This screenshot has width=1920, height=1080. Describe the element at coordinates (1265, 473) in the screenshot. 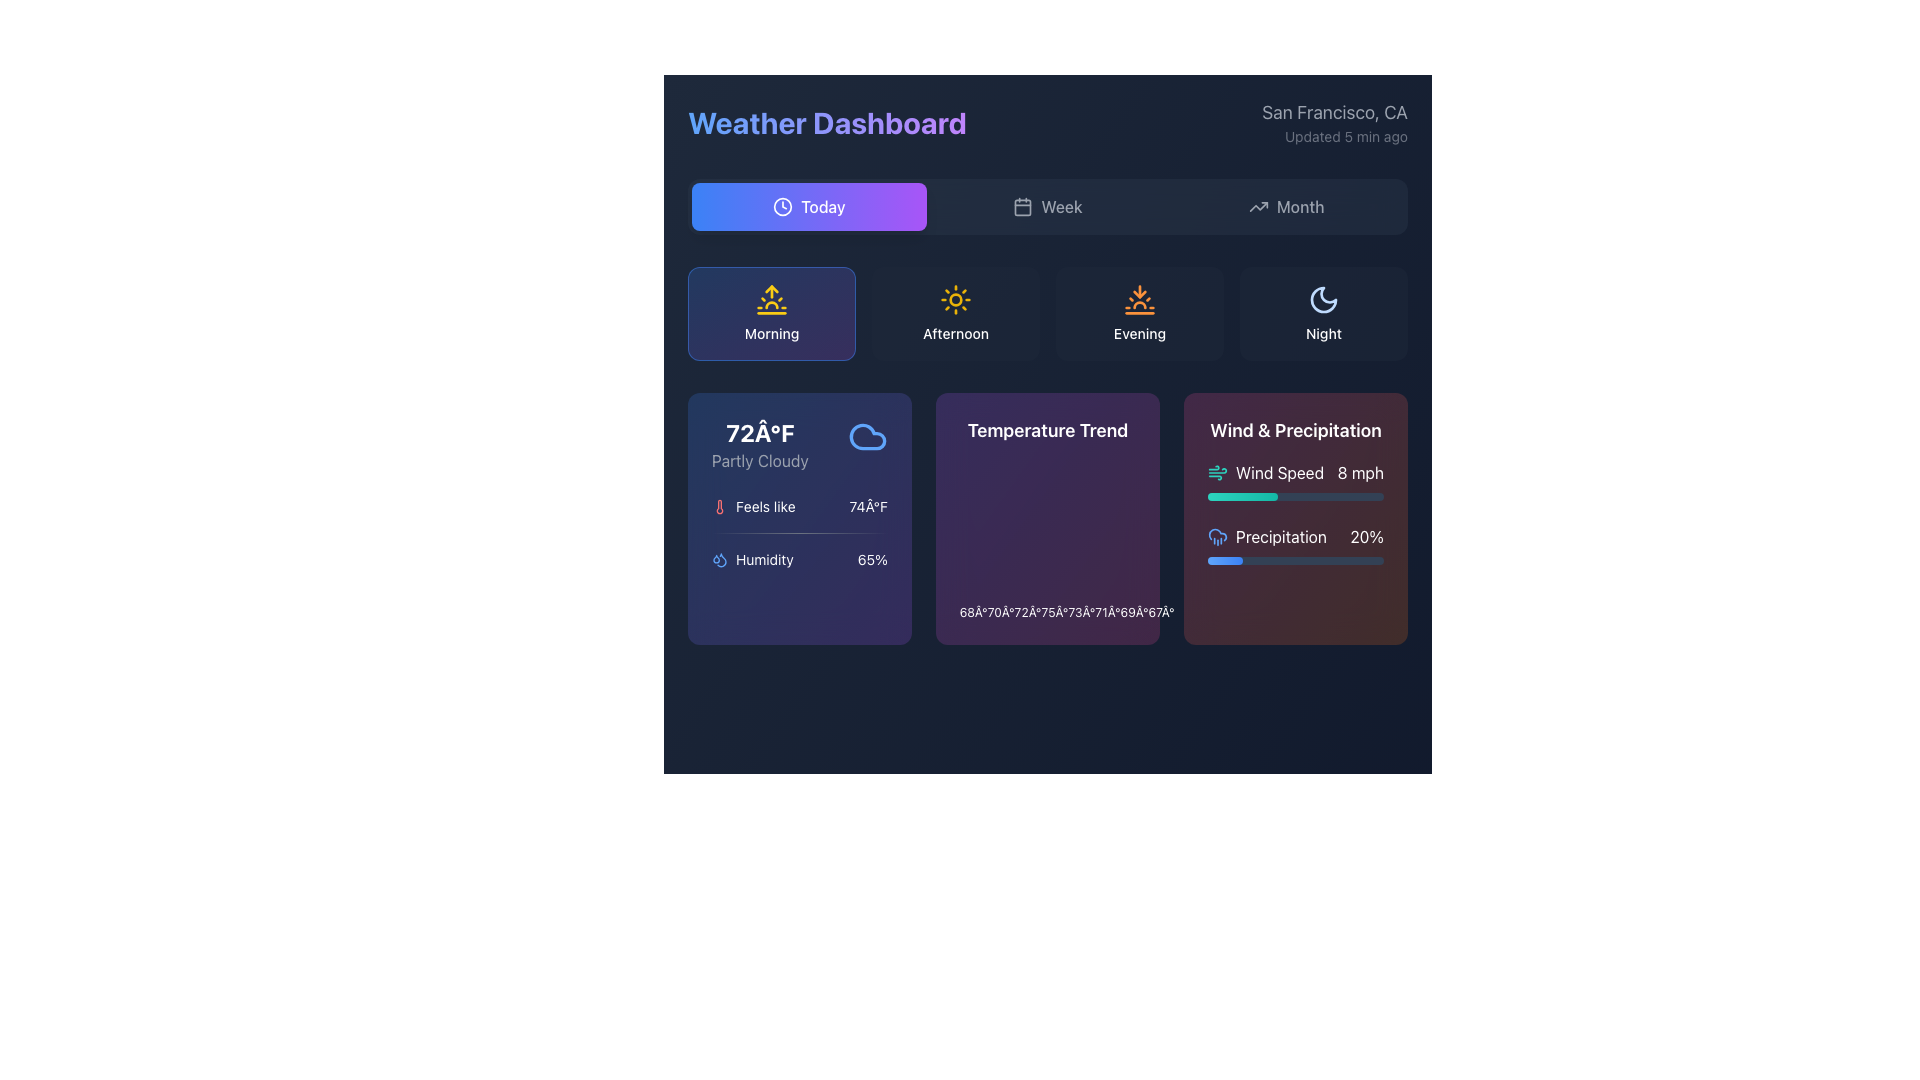

I see `the 'Wind Speed' label, which includes a teal wind streams icon to its left and is part of the 'Wind & Precipitation' section` at that location.